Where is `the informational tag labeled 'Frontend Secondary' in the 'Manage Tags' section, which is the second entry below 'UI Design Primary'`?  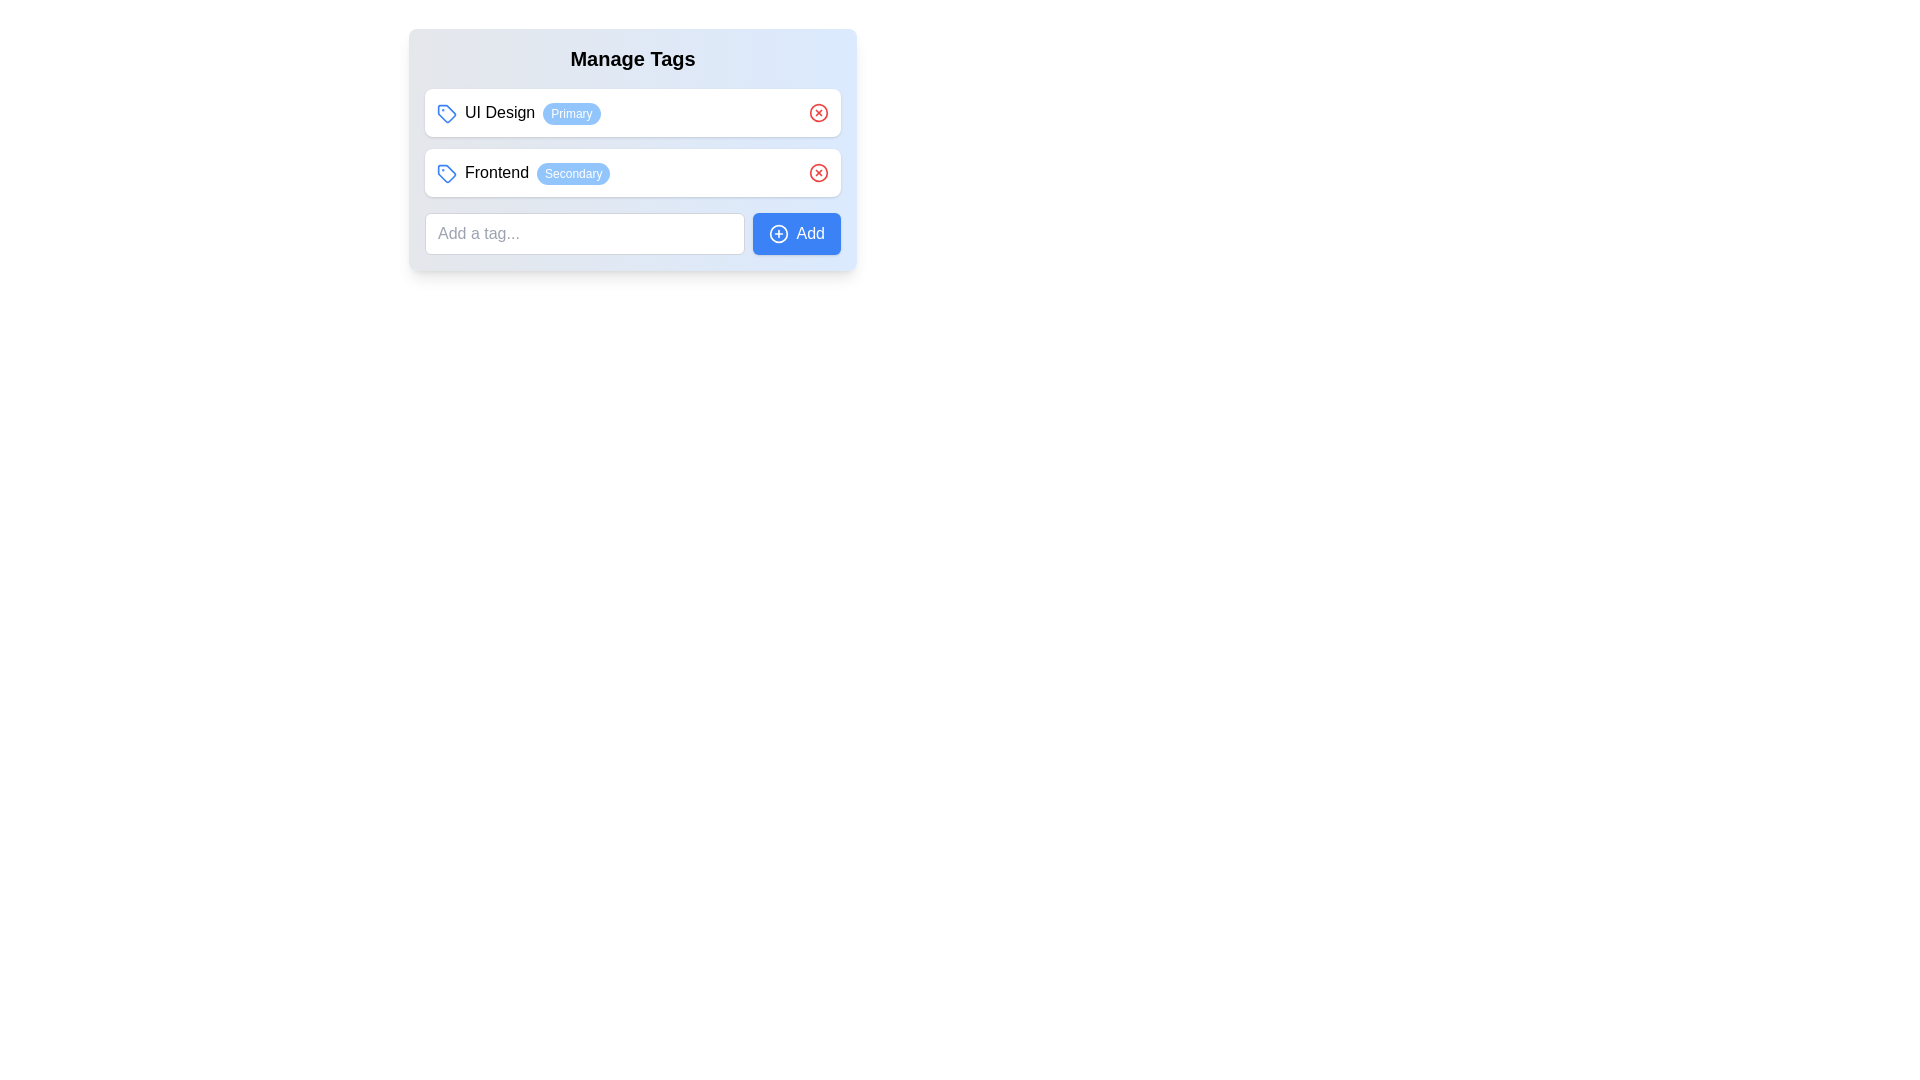
the informational tag labeled 'Frontend Secondary' in the 'Manage Tags' section, which is the second entry below 'UI Design Primary' is located at coordinates (632, 172).